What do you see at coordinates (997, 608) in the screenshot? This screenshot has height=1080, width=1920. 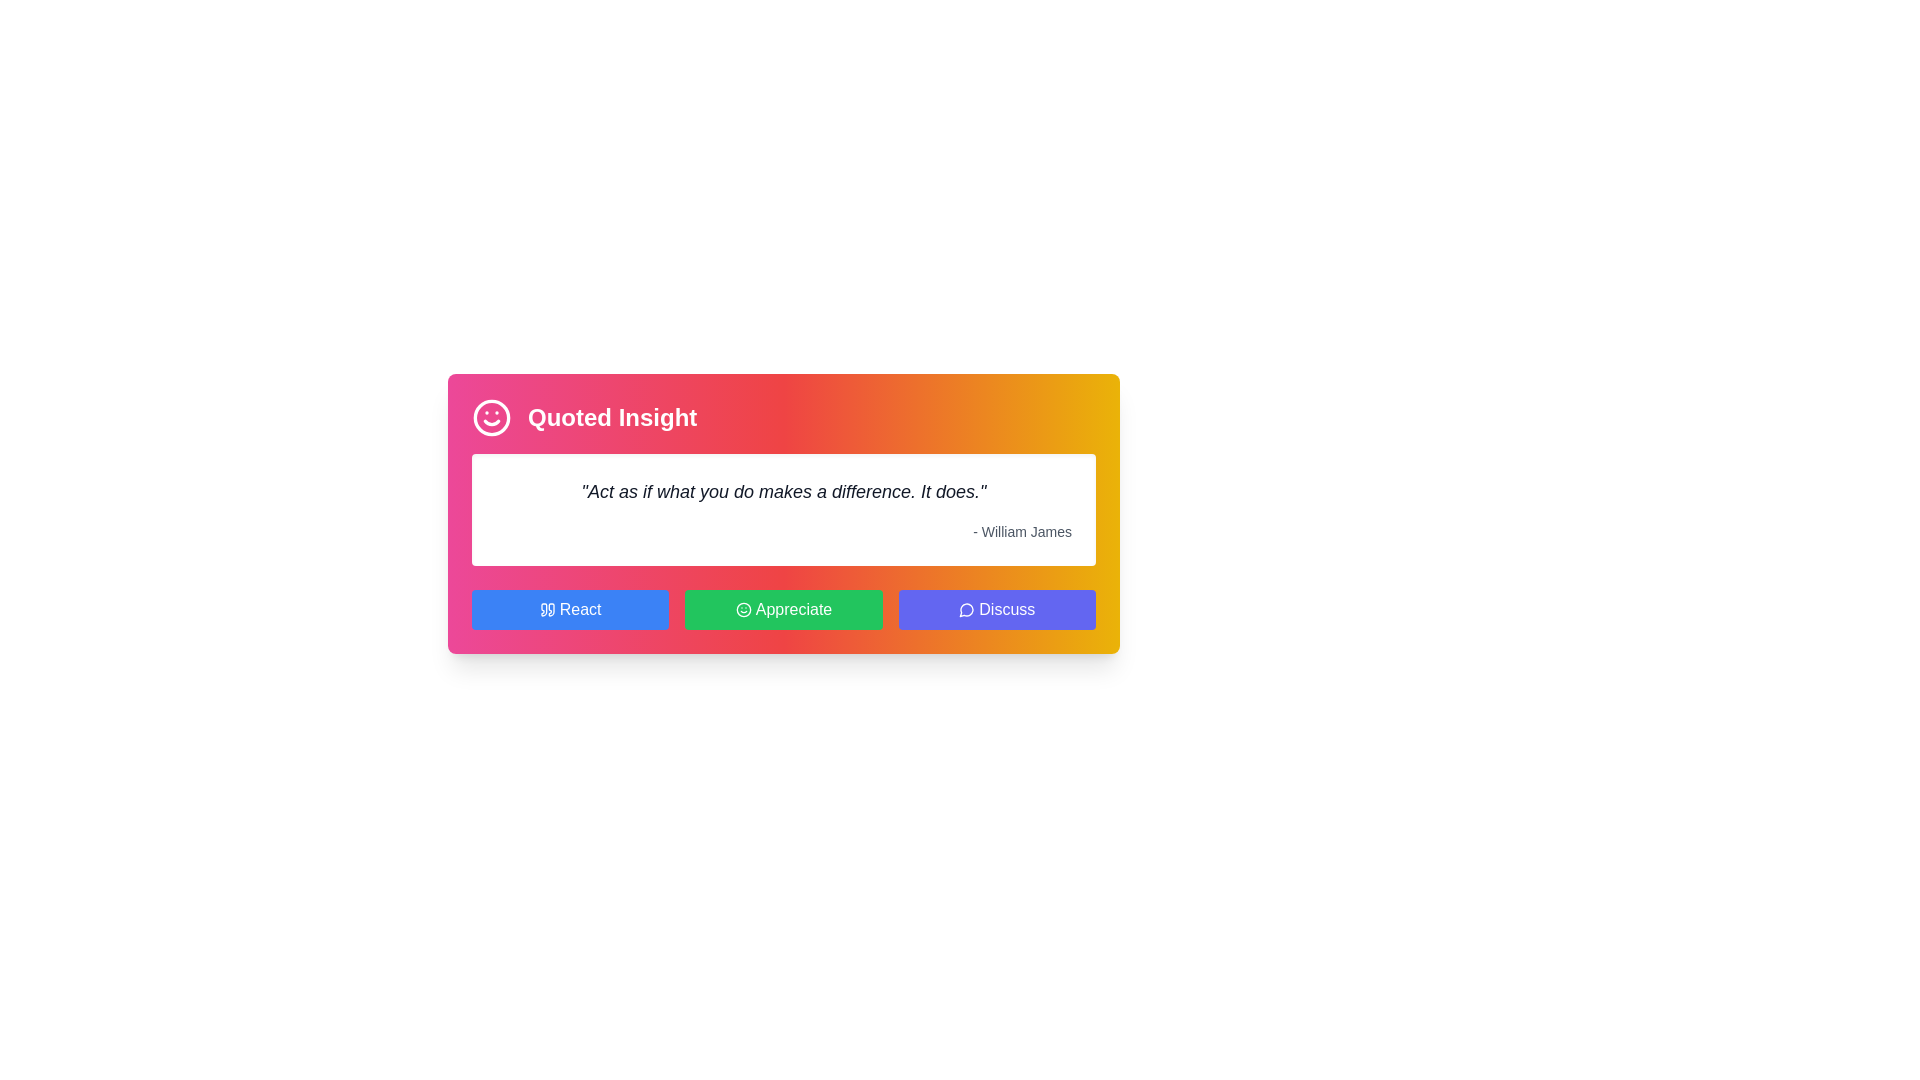 I see `the 'Discuss' button, which is the third button in a row of three, featuring a speech bubble icon and a bold white label on an indigo background, to initiate discussions` at bounding box center [997, 608].